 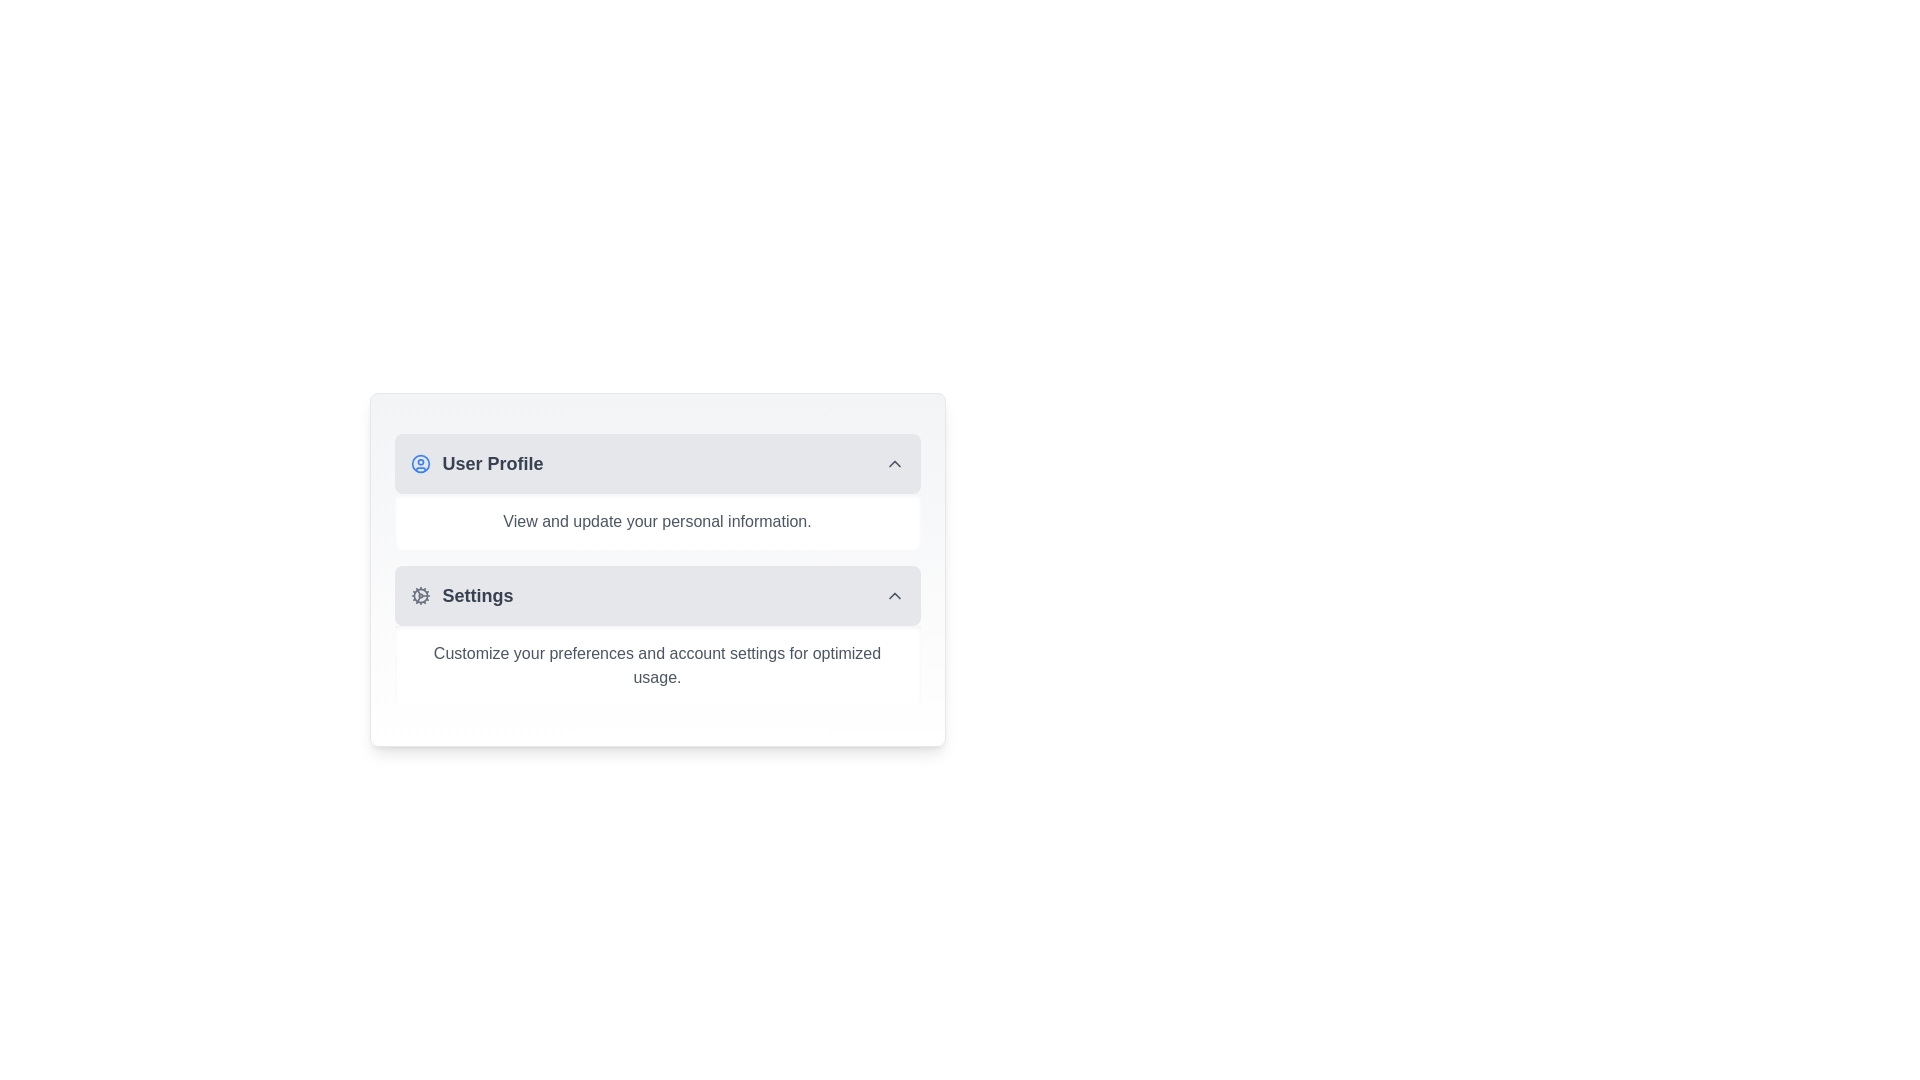 I want to click on the user profile settings label, so click(x=493, y=463).